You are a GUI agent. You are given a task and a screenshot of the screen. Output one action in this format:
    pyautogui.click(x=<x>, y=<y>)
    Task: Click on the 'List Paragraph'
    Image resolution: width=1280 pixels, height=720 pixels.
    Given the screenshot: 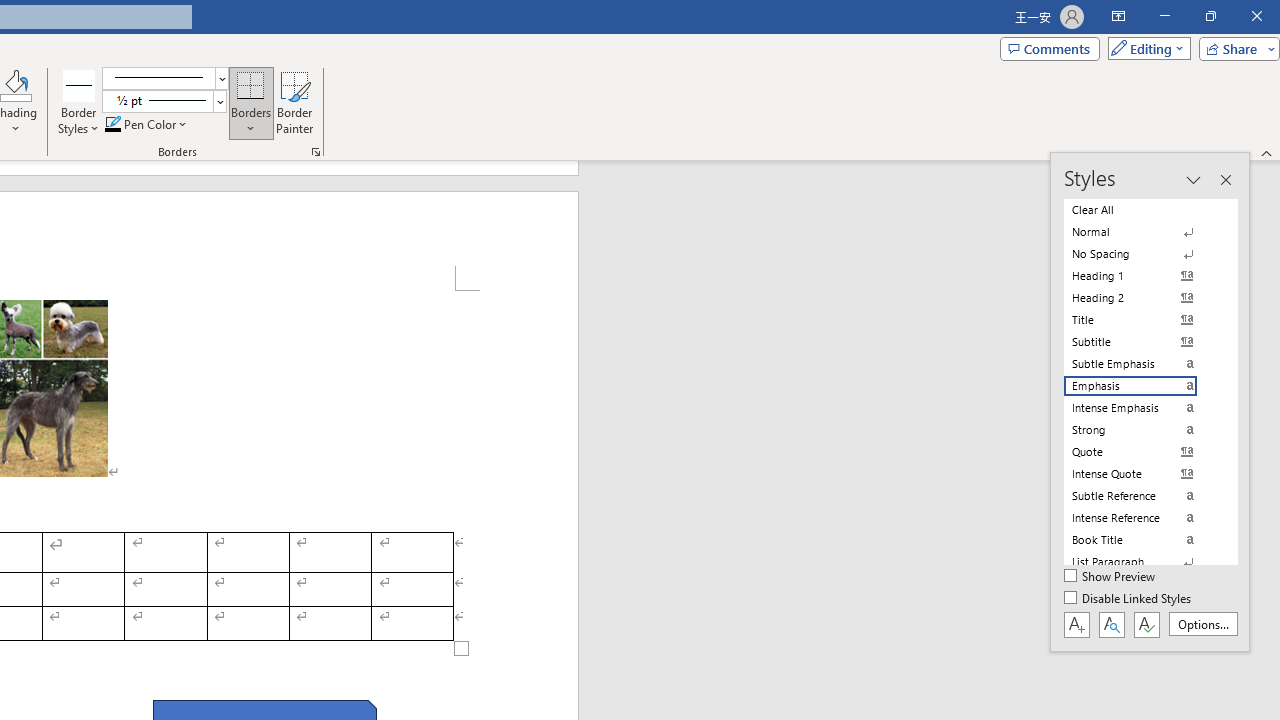 What is the action you would take?
    pyautogui.click(x=1142, y=561)
    